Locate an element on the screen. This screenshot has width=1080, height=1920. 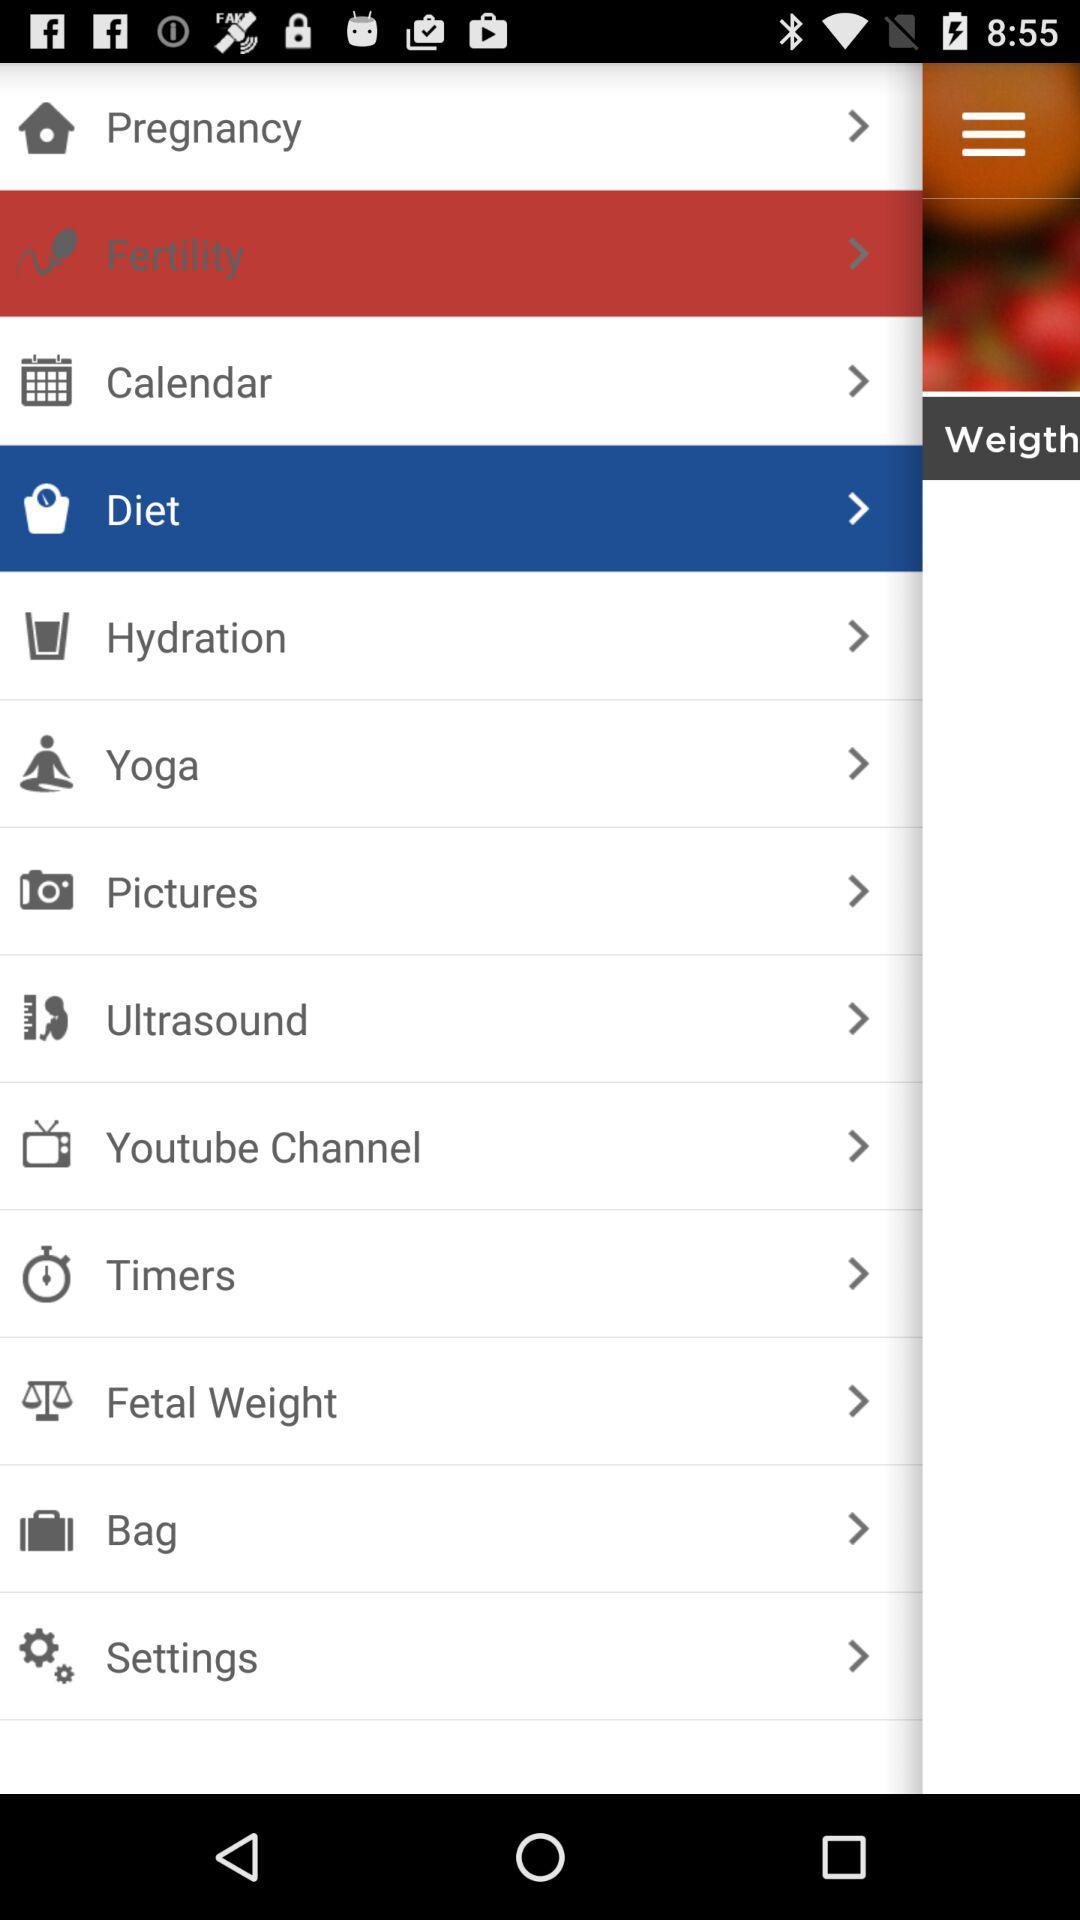
the item below the pregnancy item is located at coordinates (857, 252).